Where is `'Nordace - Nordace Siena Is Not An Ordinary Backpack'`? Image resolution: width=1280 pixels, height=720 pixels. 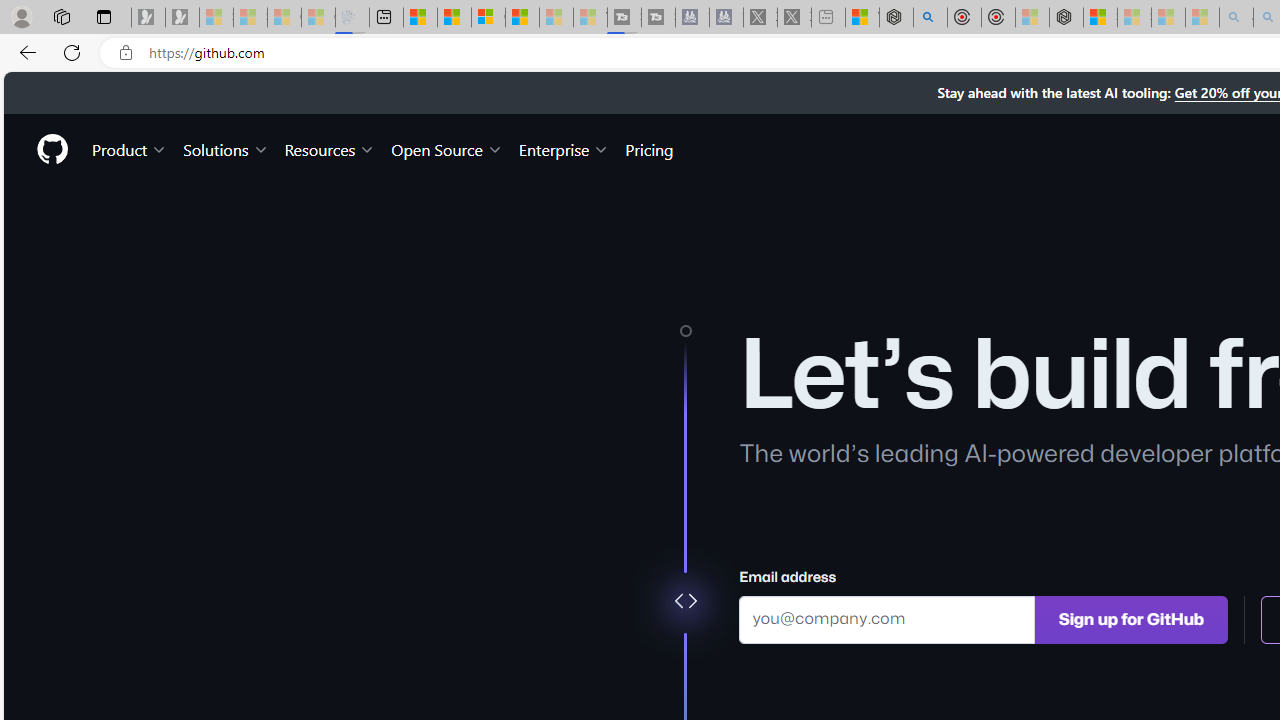 'Nordace - Nordace Siena Is Not An Ordinary Backpack' is located at coordinates (1065, 17).